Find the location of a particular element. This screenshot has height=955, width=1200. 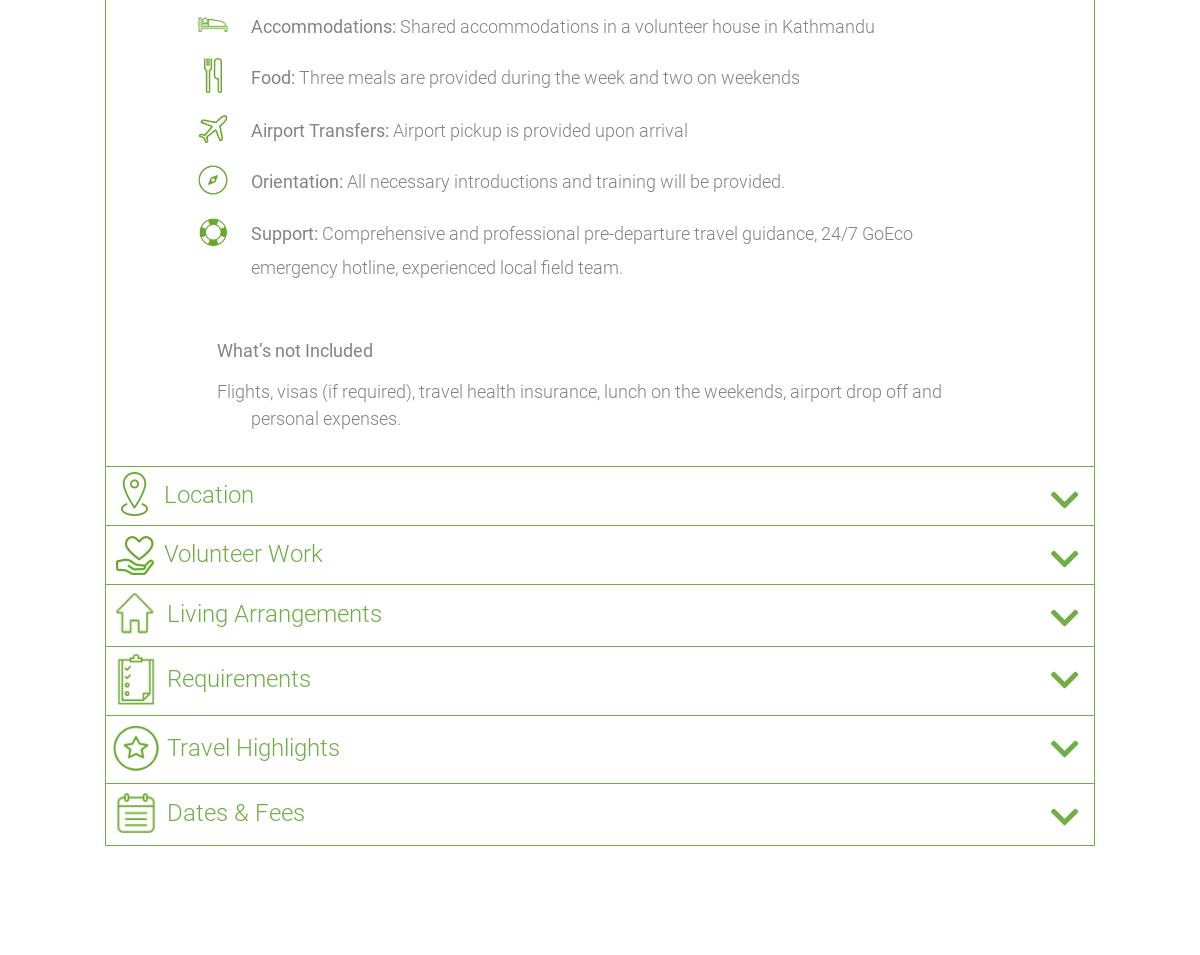

'Requirements' is located at coordinates (238, 678).